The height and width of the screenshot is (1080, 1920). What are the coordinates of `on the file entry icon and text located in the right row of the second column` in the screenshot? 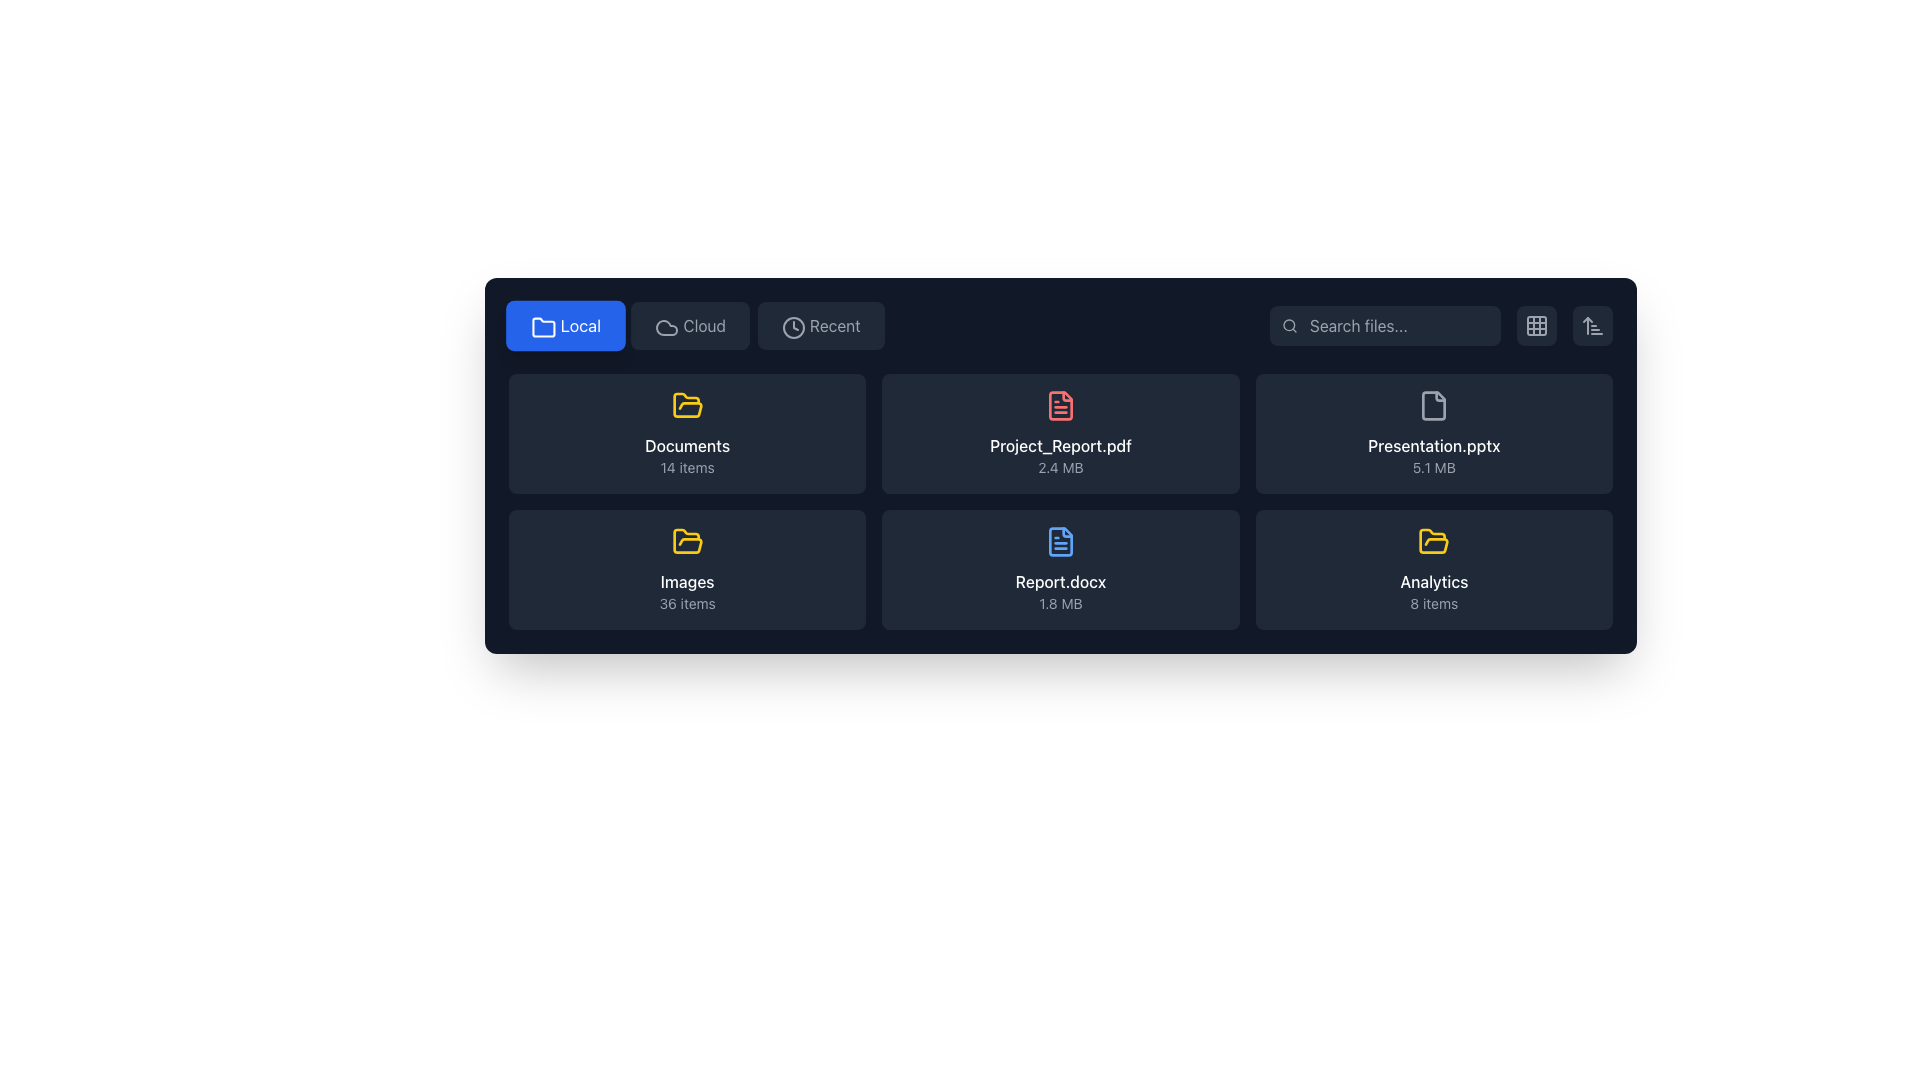 It's located at (1433, 433).